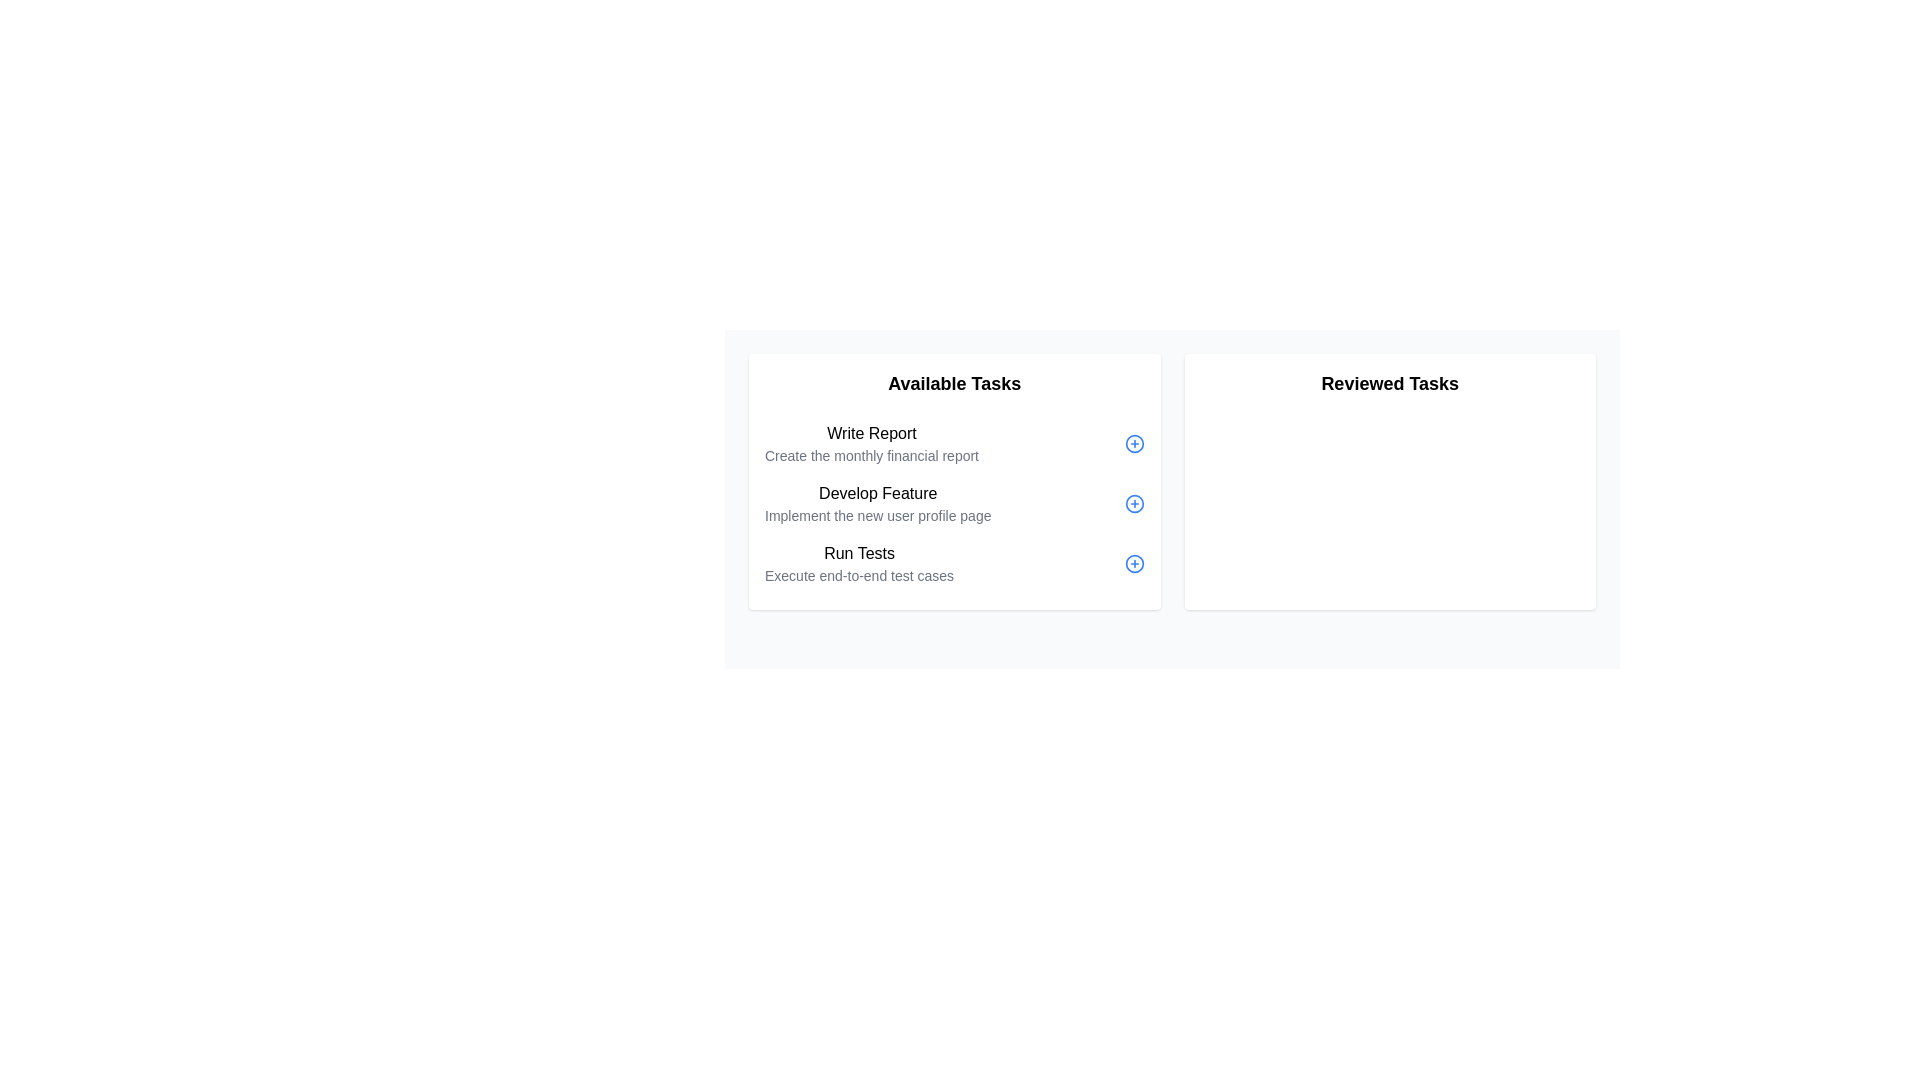  What do you see at coordinates (859, 575) in the screenshot?
I see `text label that says 'Execute end-to-end test cases', which is located beneath the 'Run Tests' header in the task card under 'Available Tasks'` at bounding box center [859, 575].